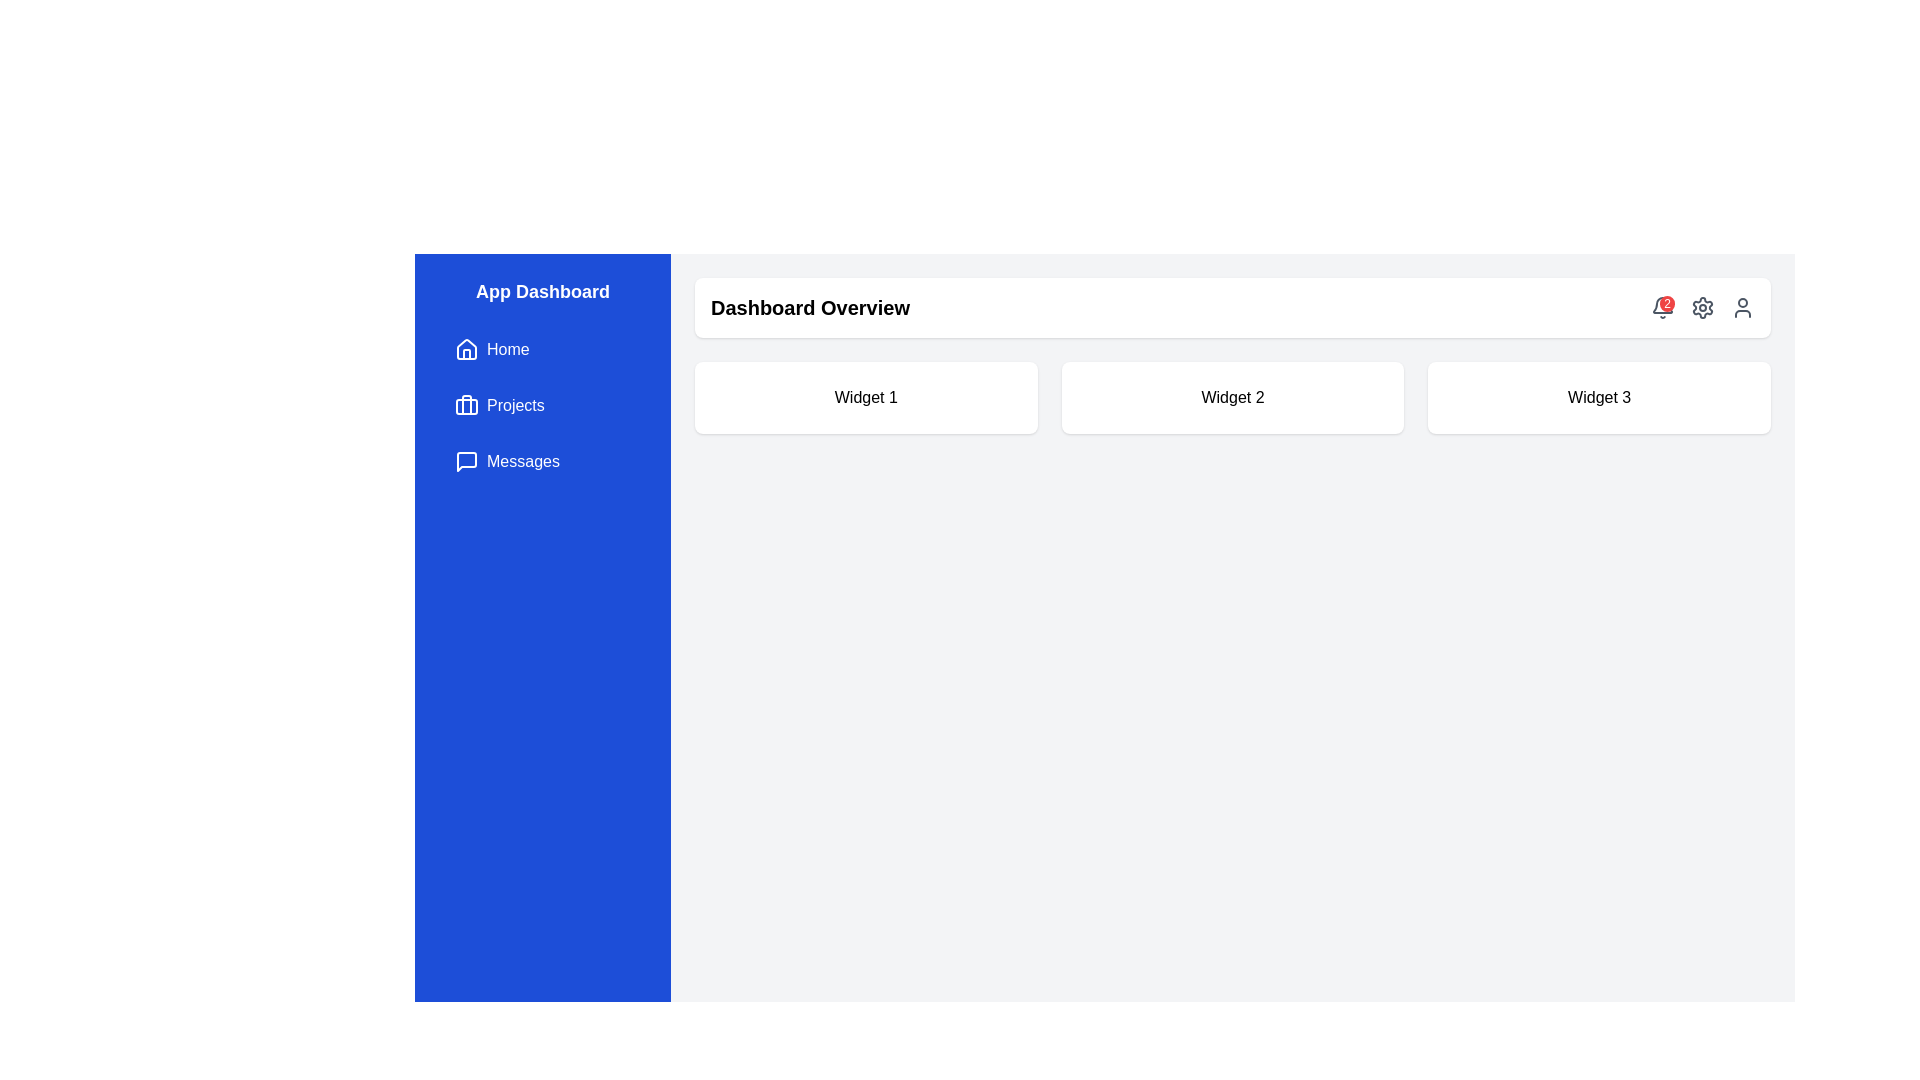 This screenshot has width=1920, height=1080. I want to click on properties of the decorative SVG shape within the 'Projects' icon located on the vertical menu bar, situated between the 'Home' and 'Messages' icons, so click(465, 406).